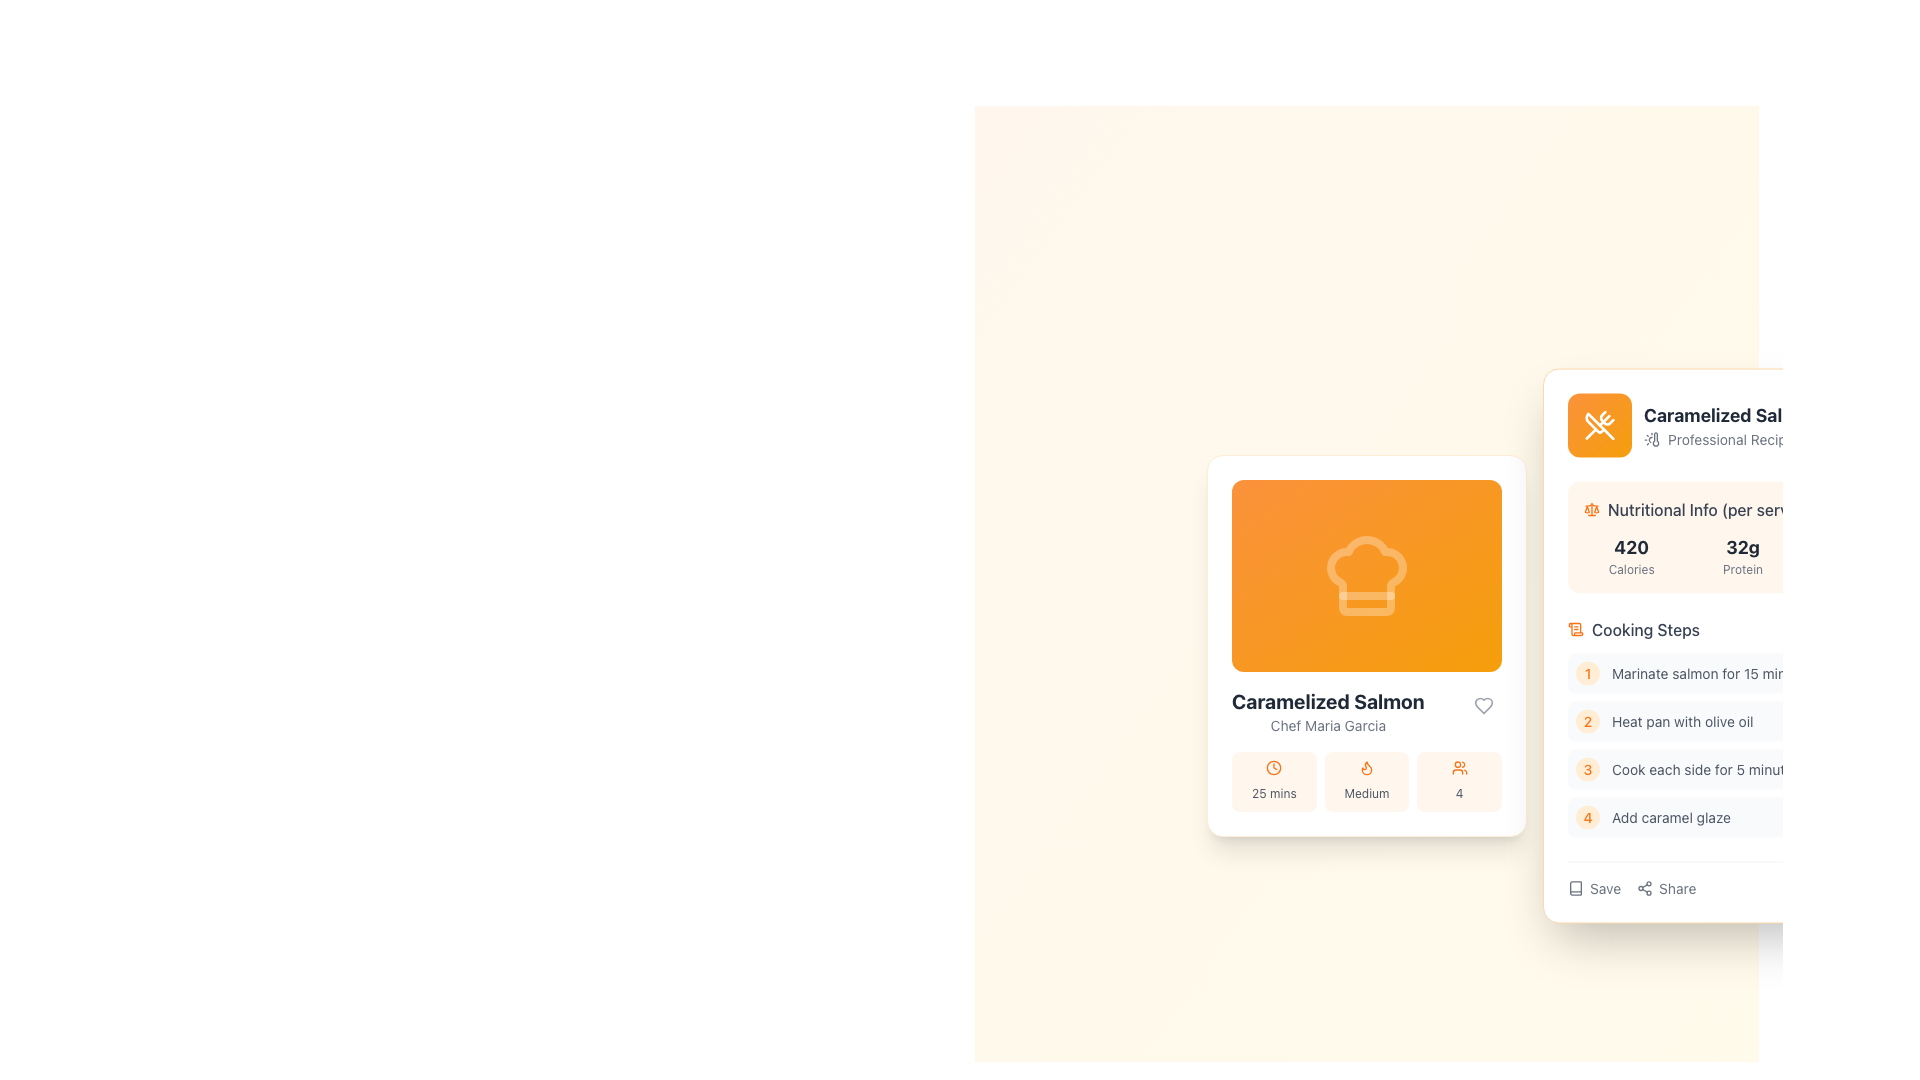 Image resolution: width=1920 pixels, height=1080 pixels. I want to click on the descriptive text label beneath the title 'Caramelized Salmon', so click(1731, 438).